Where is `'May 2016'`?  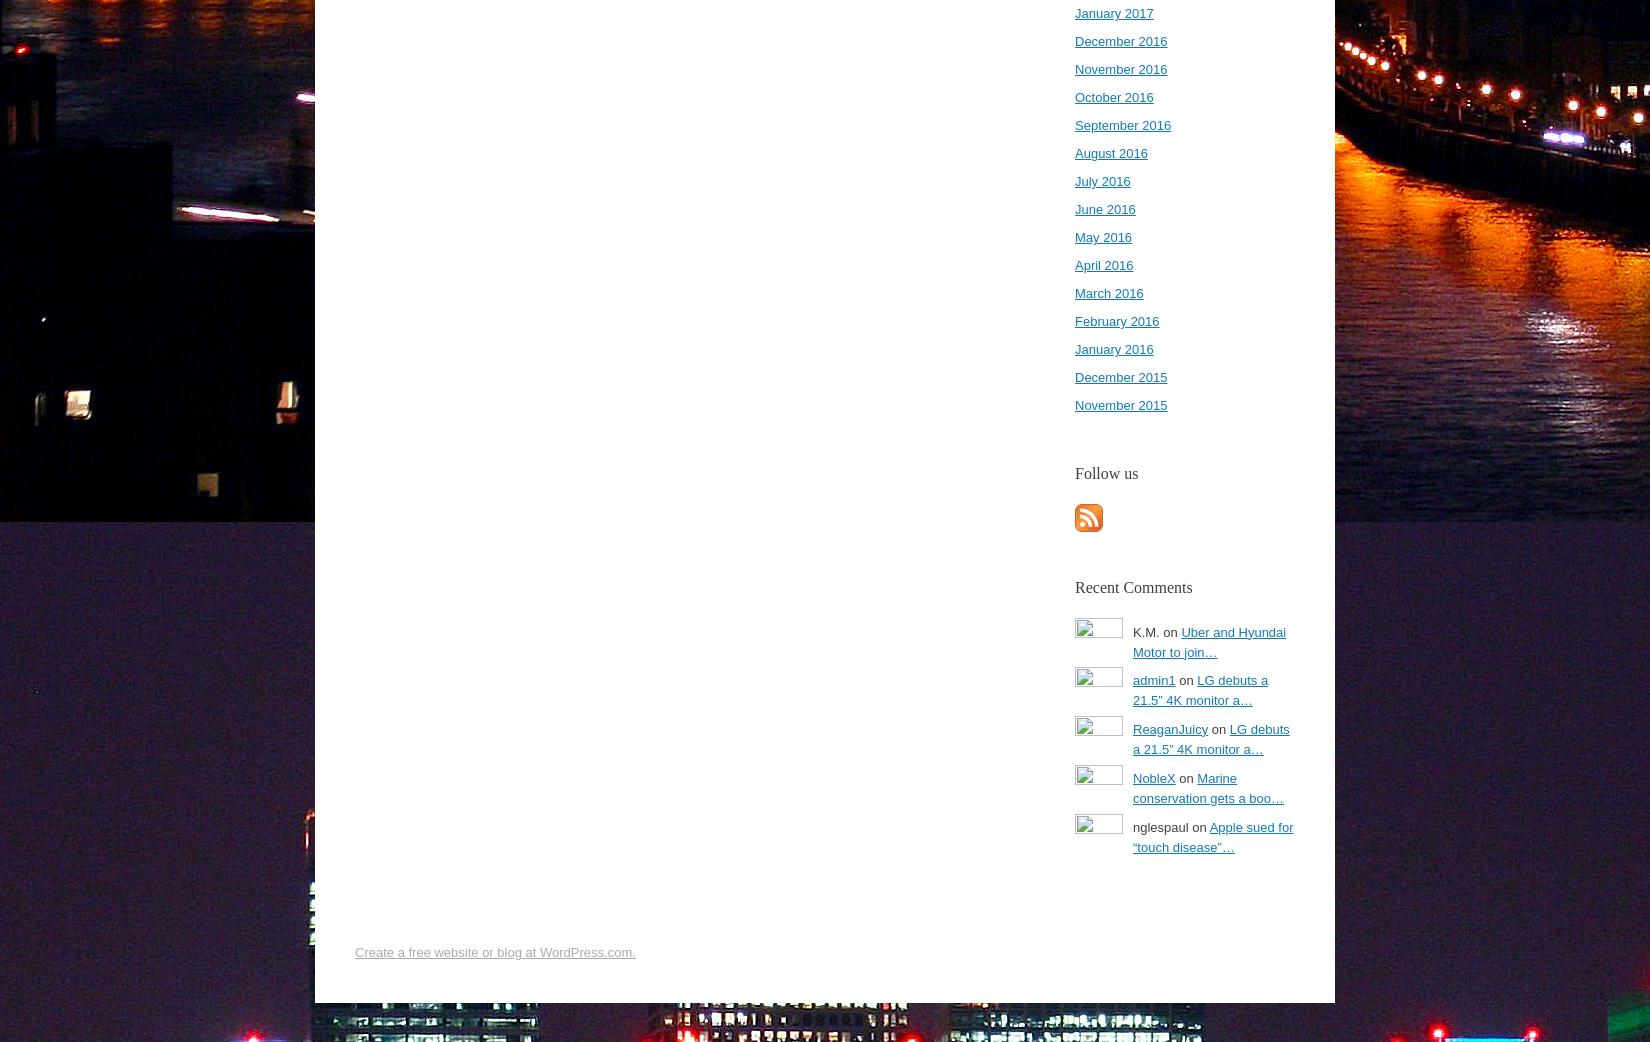
'May 2016' is located at coordinates (1074, 236).